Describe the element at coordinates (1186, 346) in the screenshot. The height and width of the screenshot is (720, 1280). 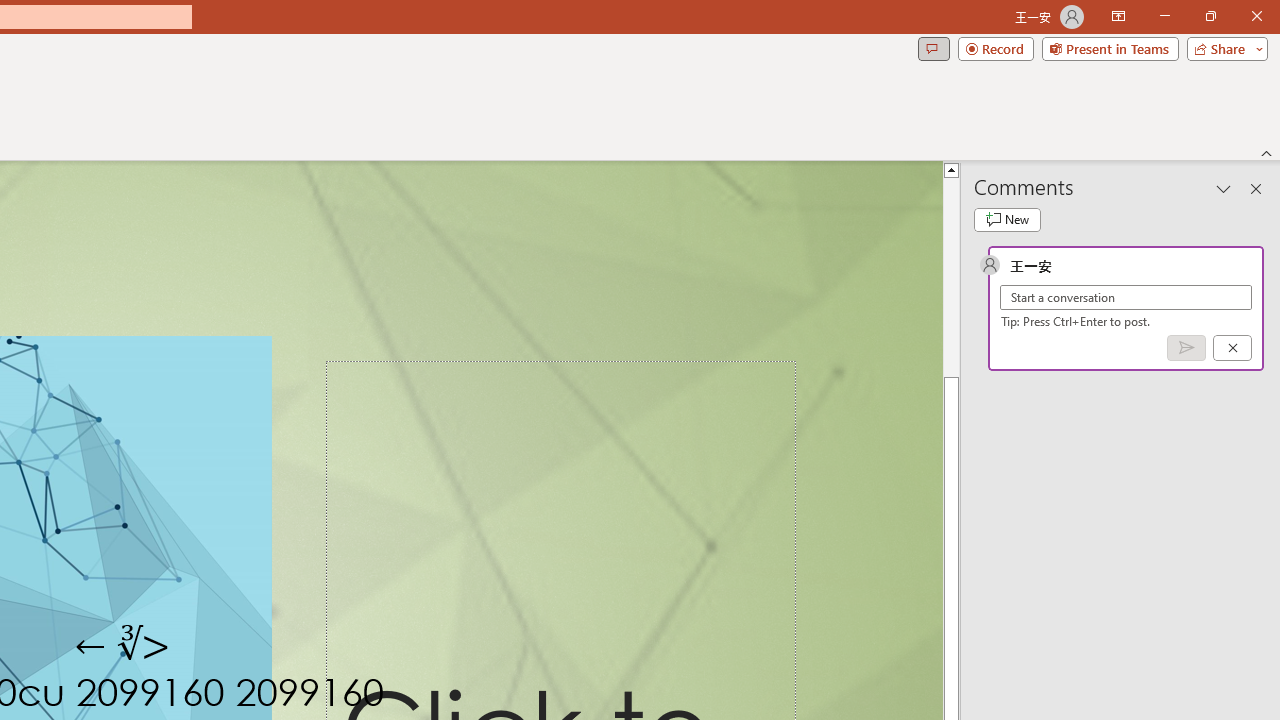
I see `'Post comment (Ctrl + Enter)'` at that location.